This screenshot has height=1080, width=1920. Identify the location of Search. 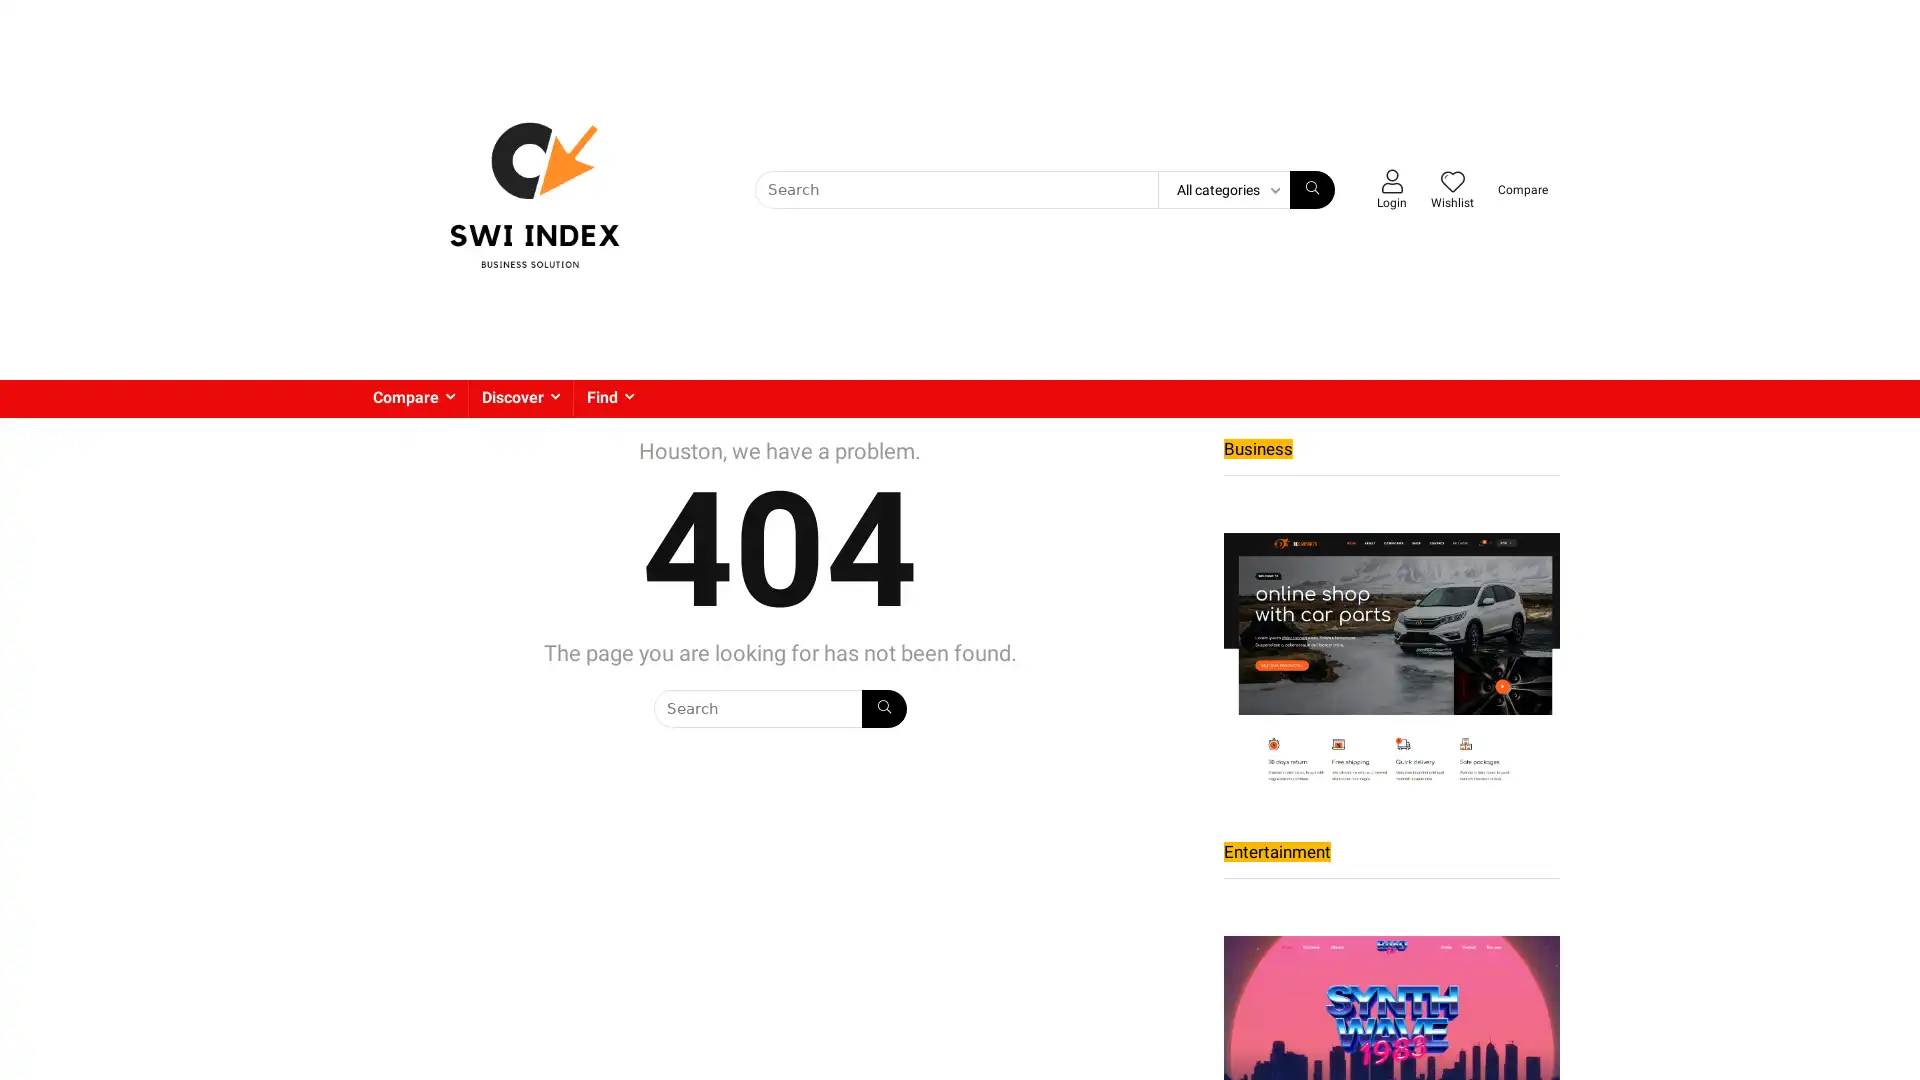
(882, 708).